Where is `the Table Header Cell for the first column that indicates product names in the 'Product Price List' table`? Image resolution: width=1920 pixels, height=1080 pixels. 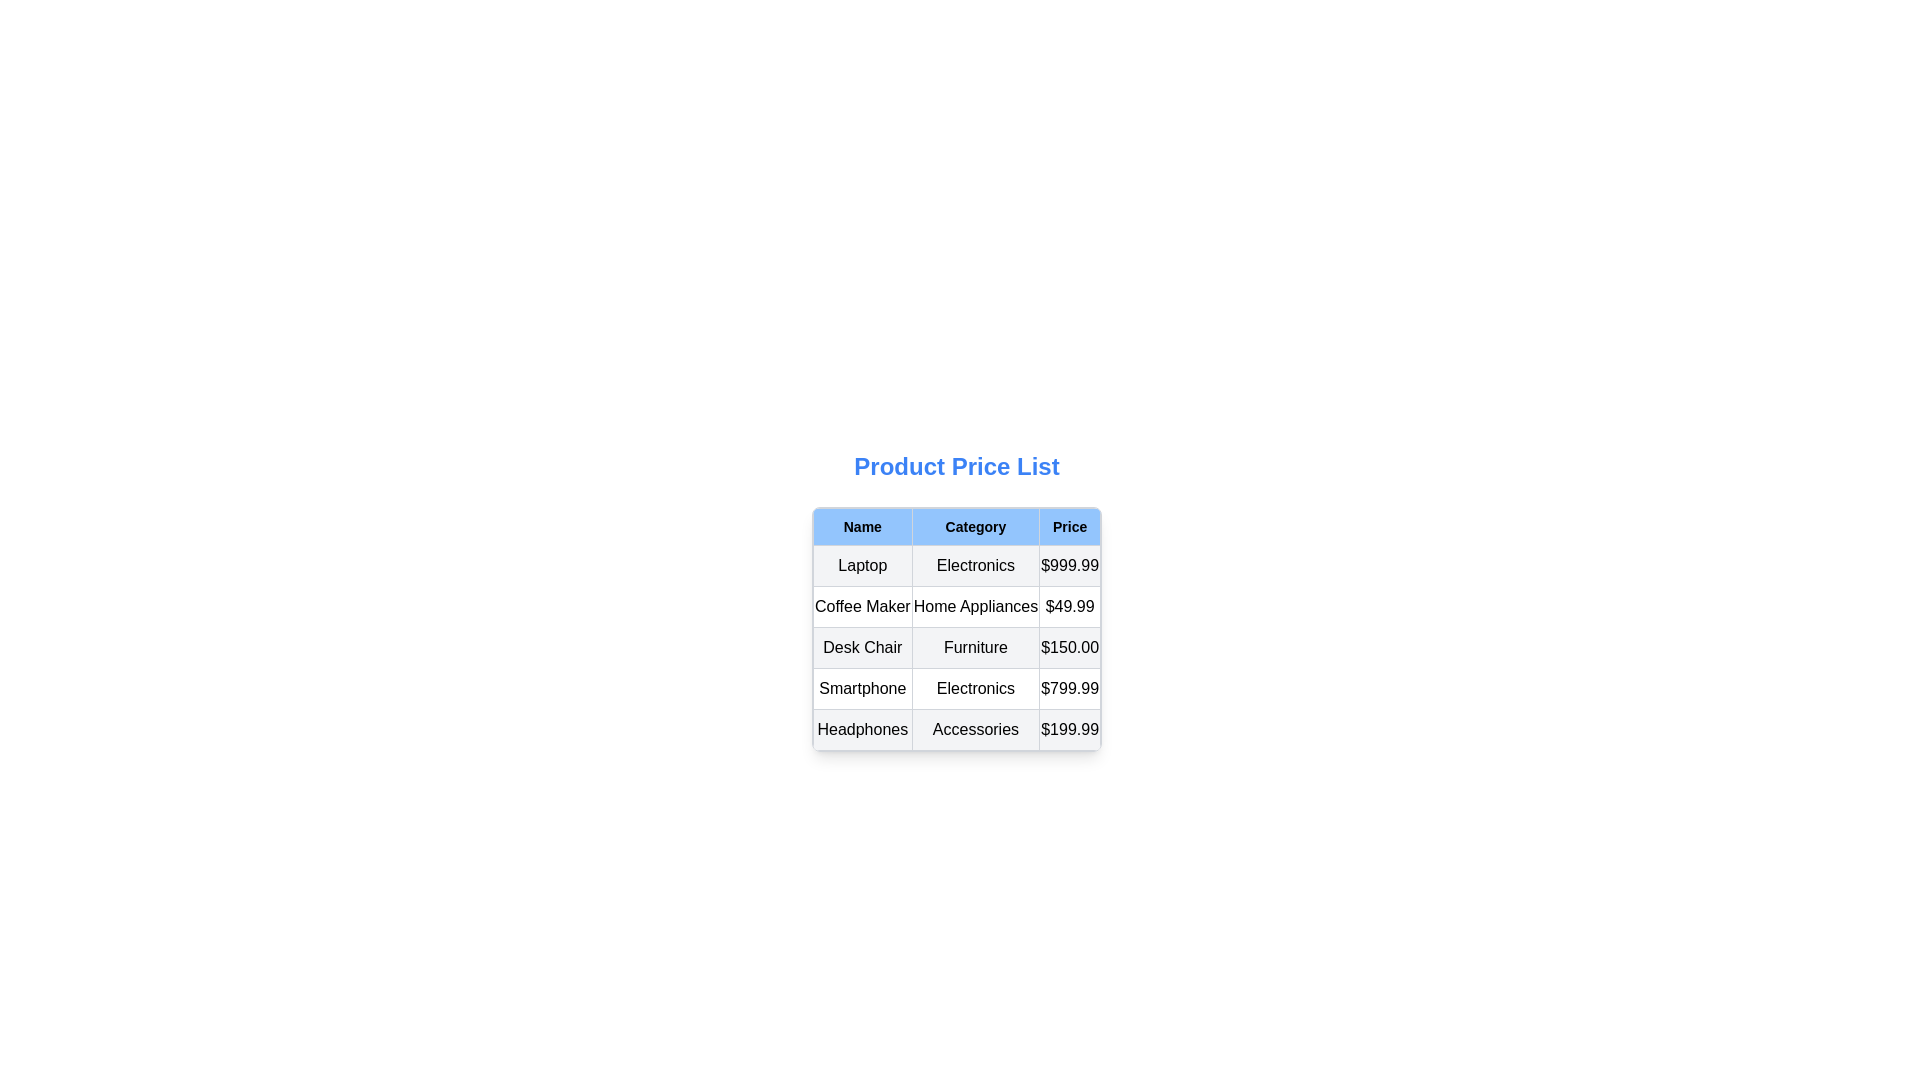 the Table Header Cell for the first column that indicates product names in the 'Product Price List' table is located at coordinates (862, 526).